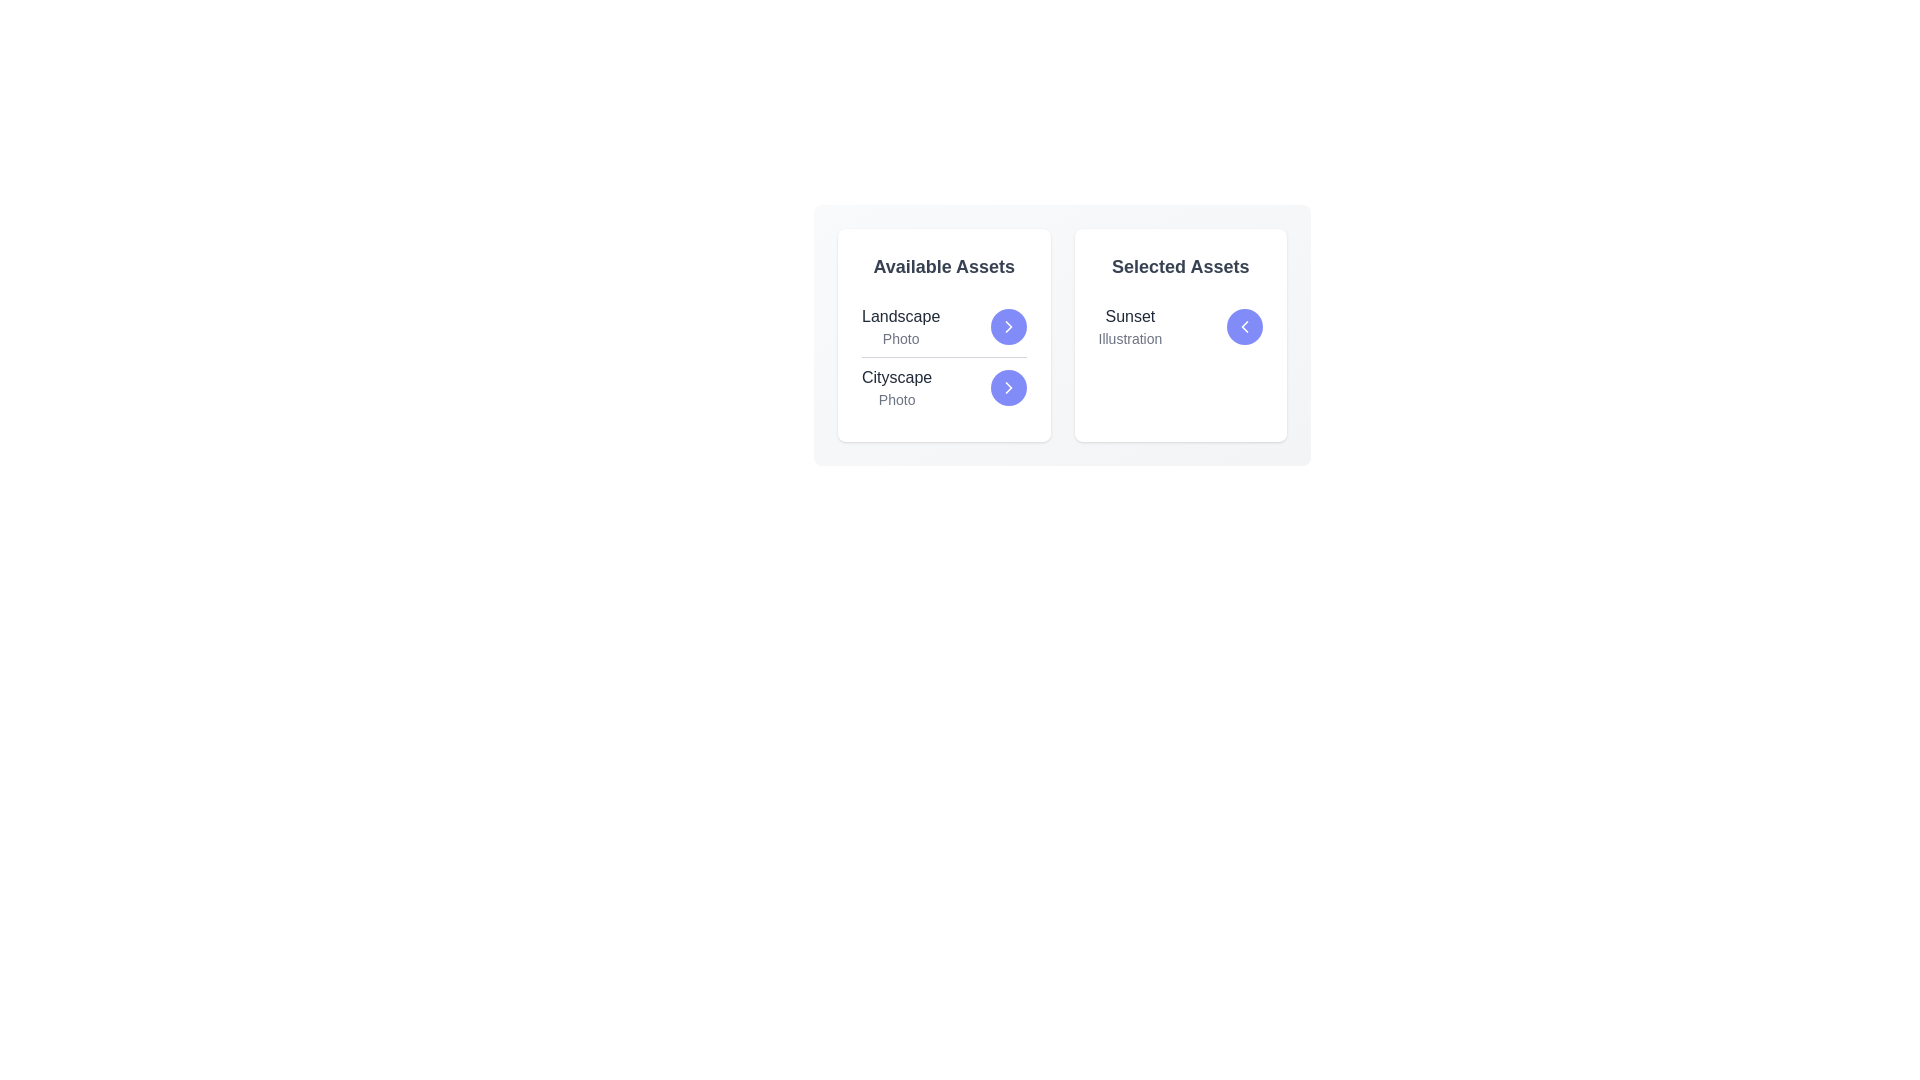  Describe the element at coordinates (1008, 326) in the screenshot. I see `right arrow button next to the asset named Landscape in the 'Available Assets' section to move it to 'Selected Assets'` at that location.